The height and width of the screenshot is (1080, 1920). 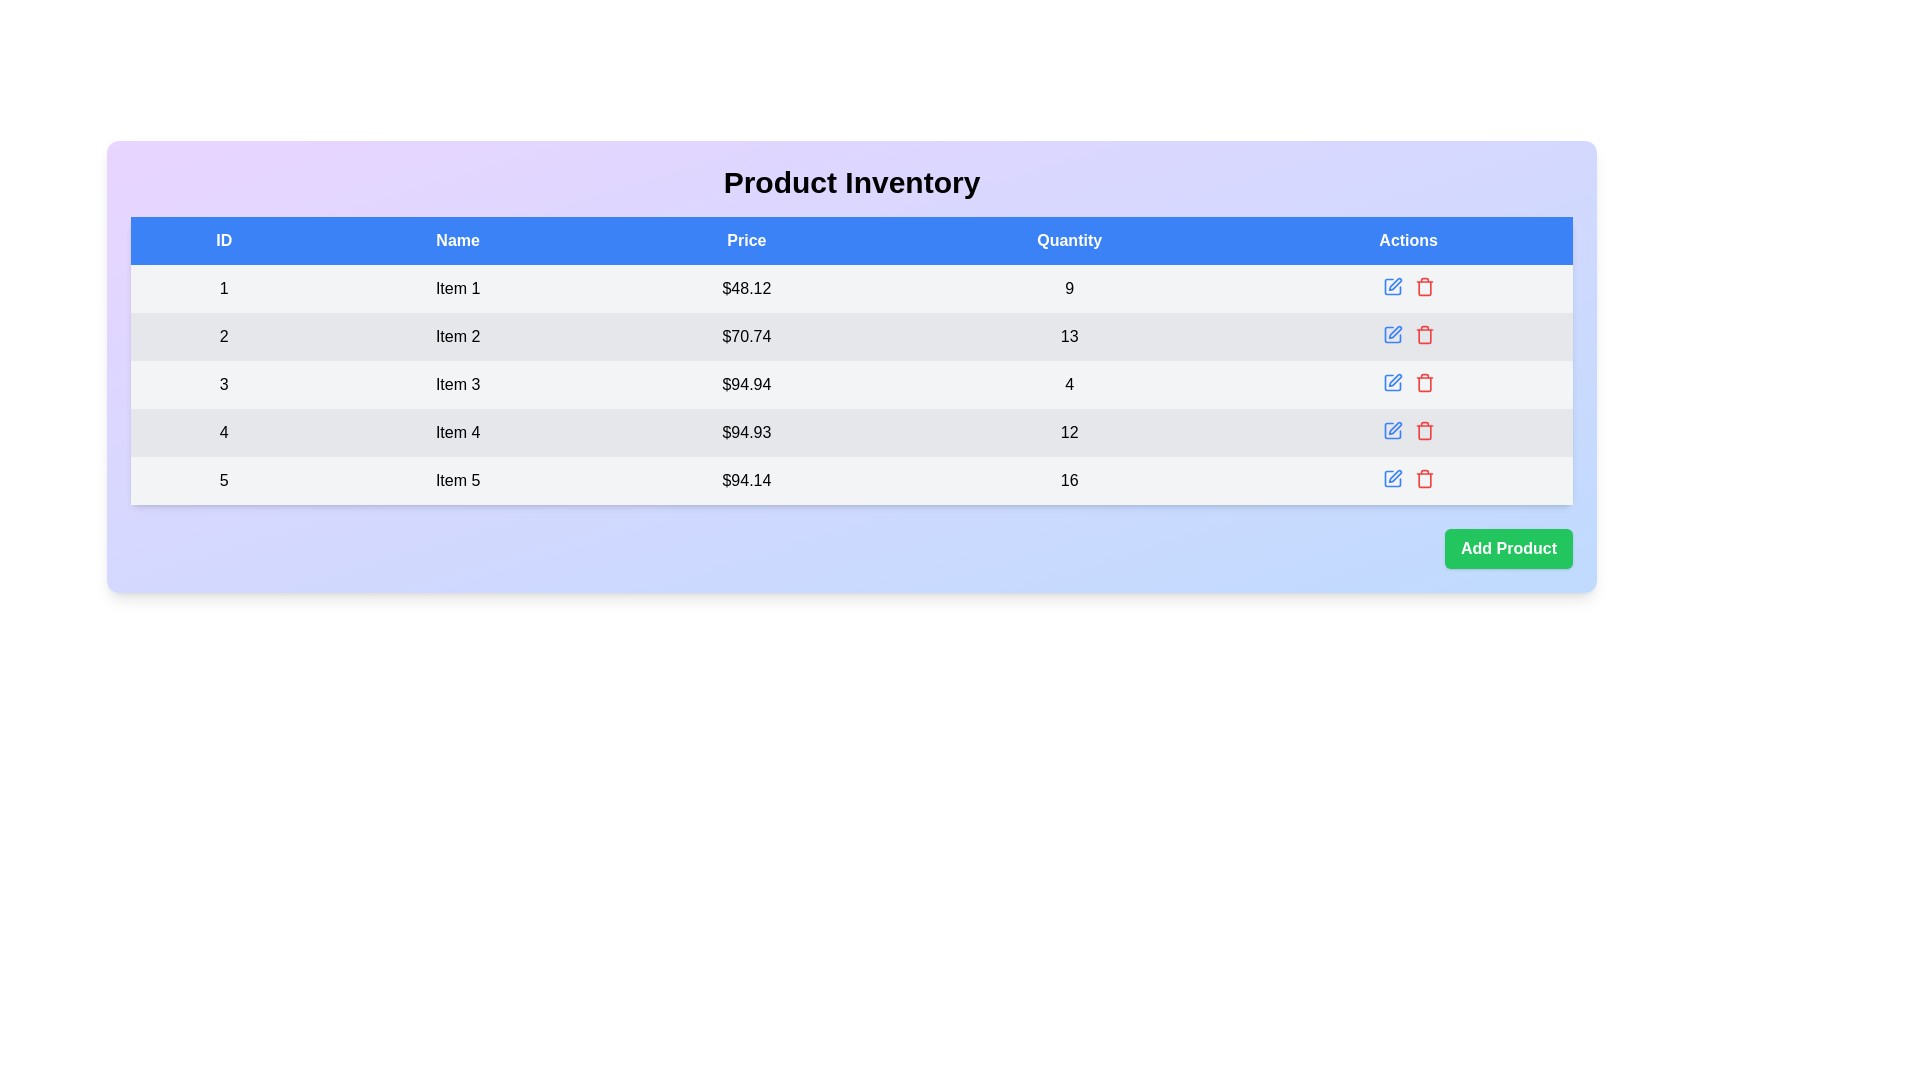 What do you see at coordinates (1423, 430) in the screenshot?
I see `the trash bin icon button, which is styled in red and used for delete actions` at bounding box center [1423, 430].